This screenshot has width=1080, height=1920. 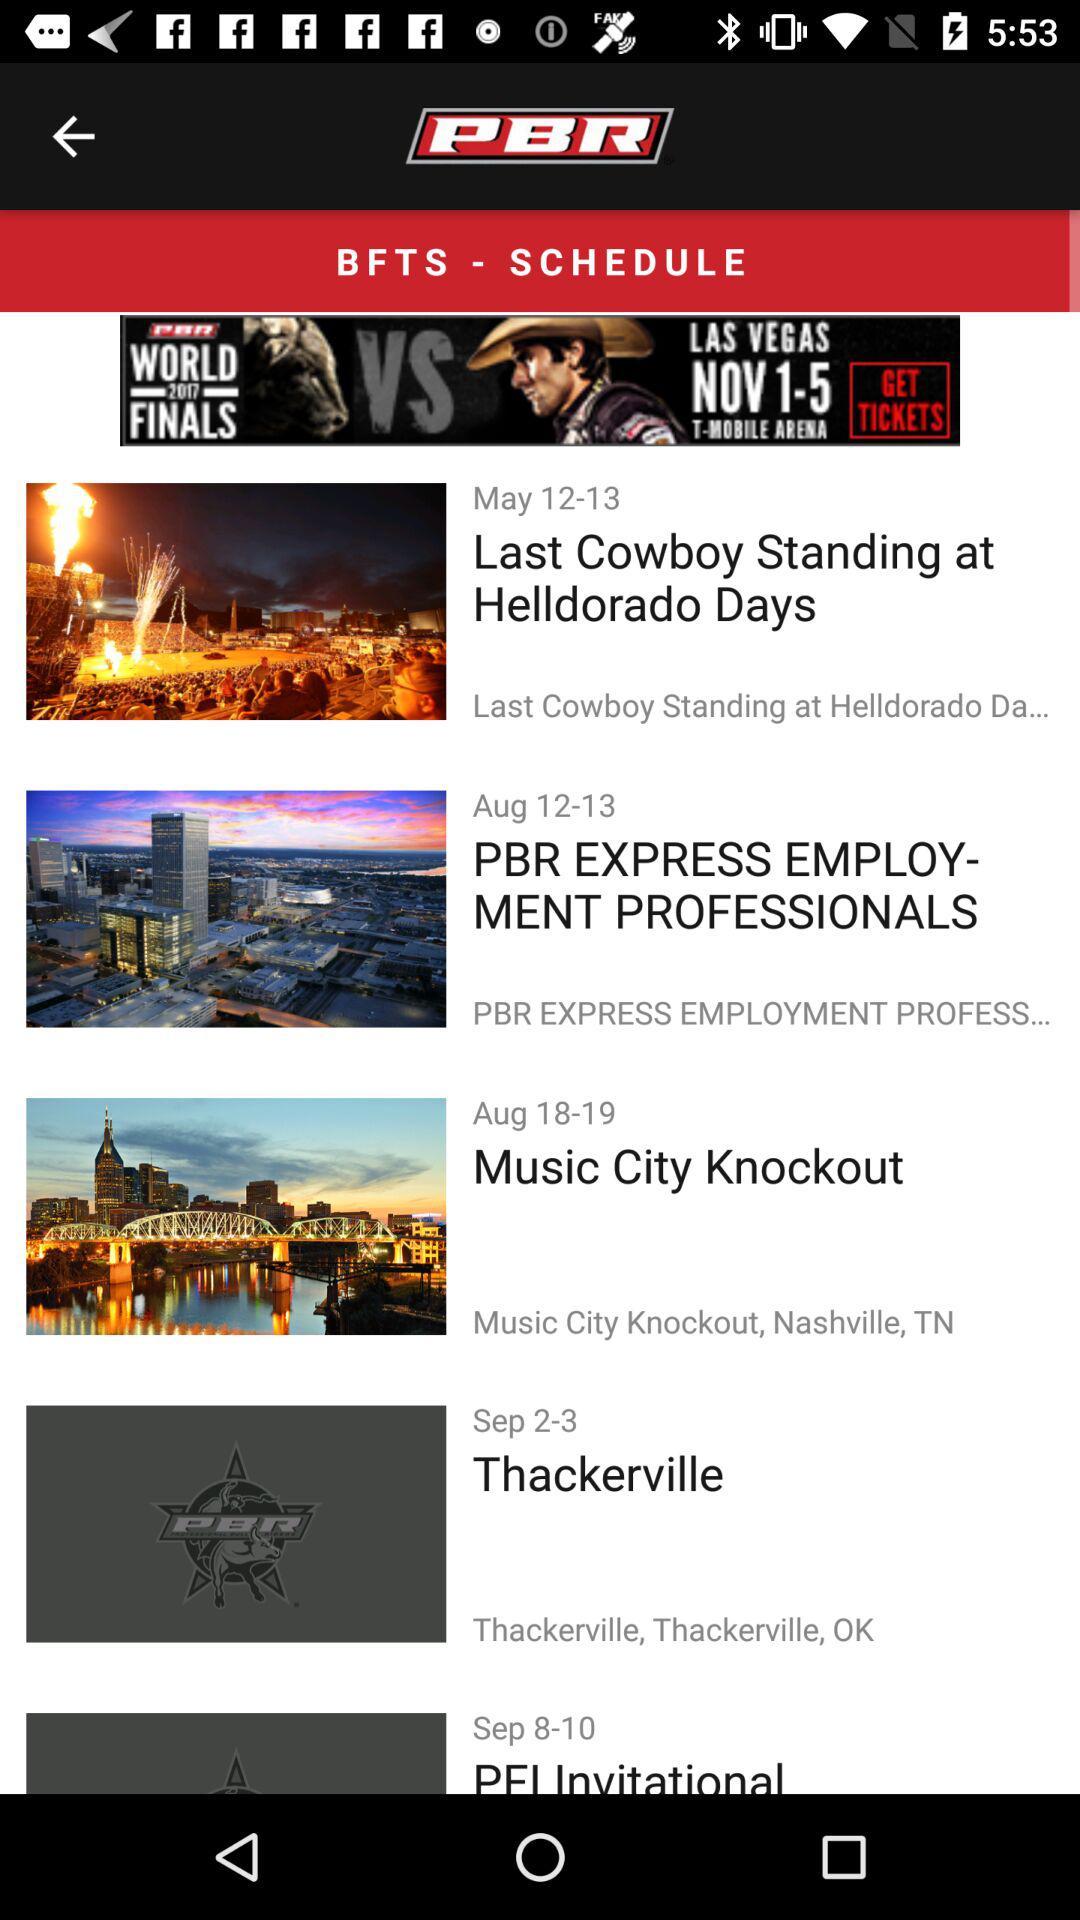 What do you see at coordinates (540, 380) in the screenshot?
I see `icon below the bfts - schedule icon` at bounding box center [540, 380].